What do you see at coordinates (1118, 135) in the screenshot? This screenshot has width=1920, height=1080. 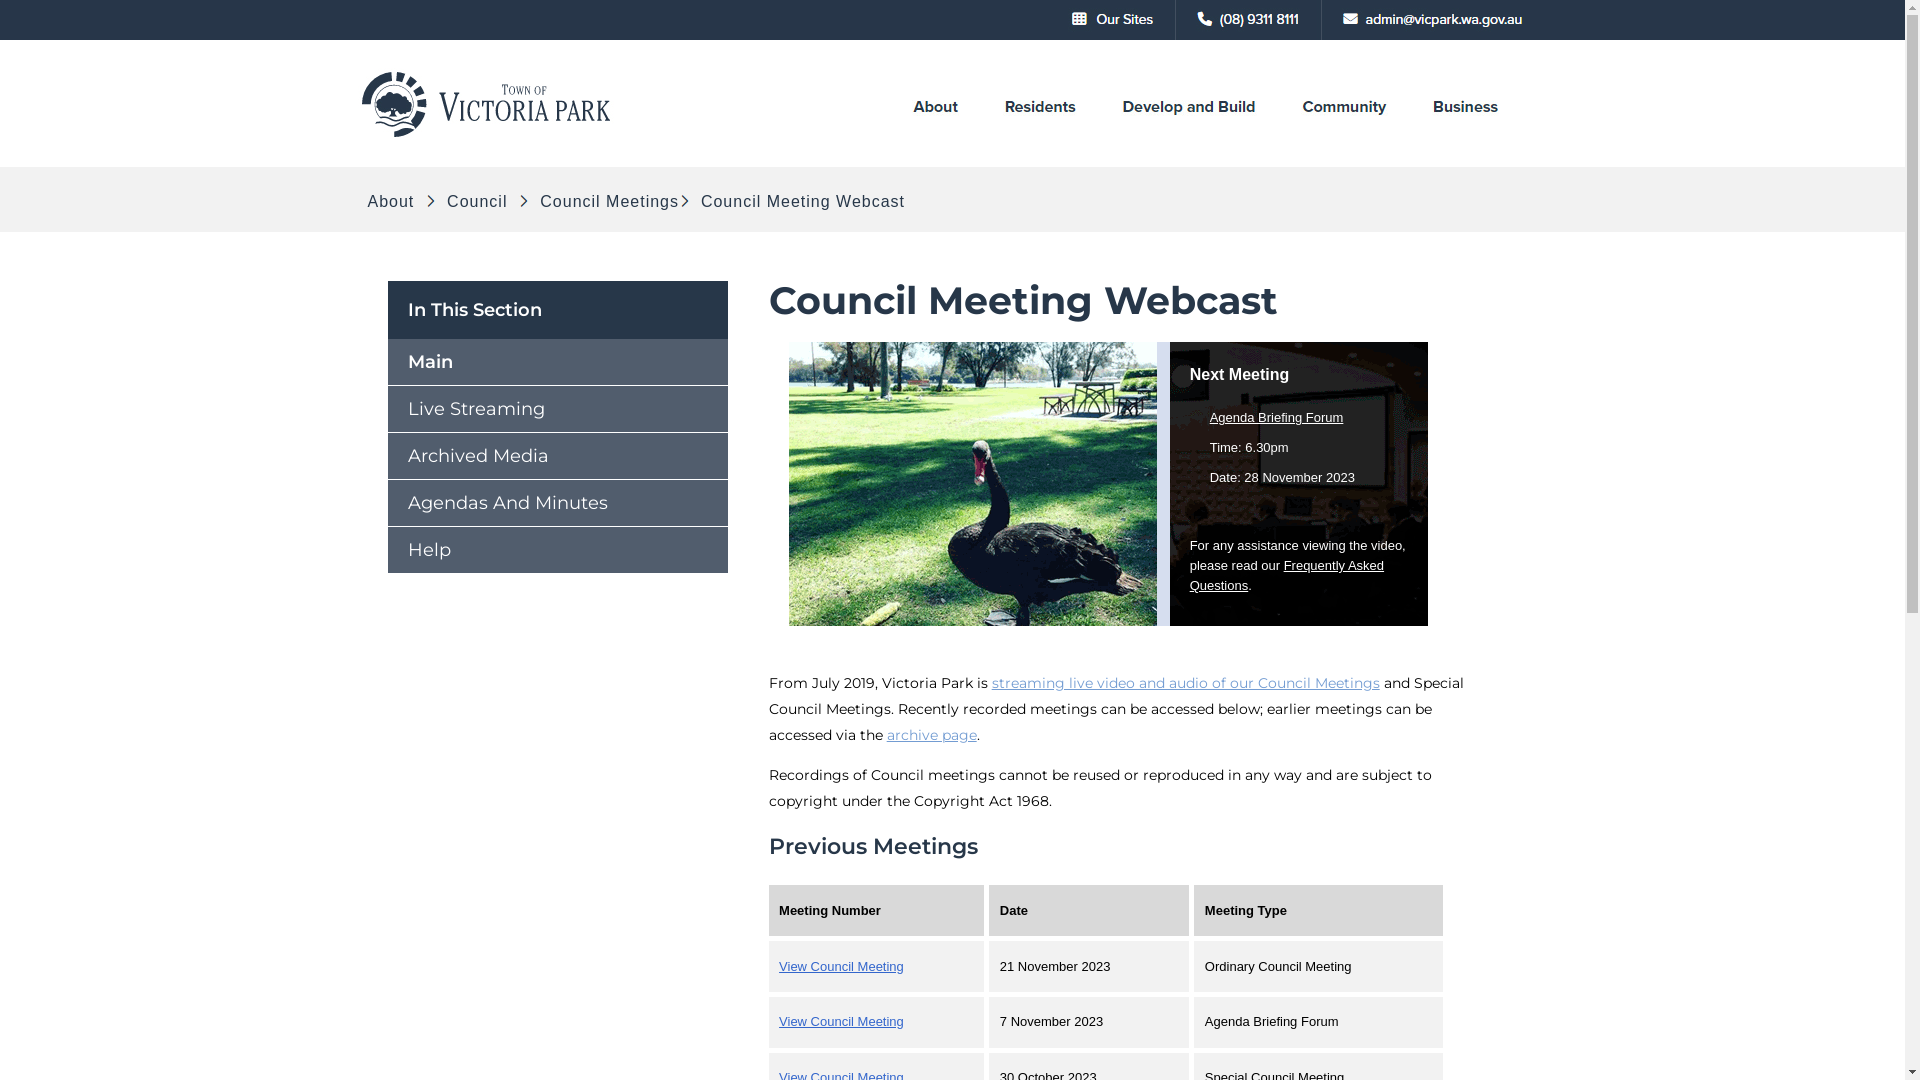 I see `'Develop and Build'` at bounding box center [1118, 135].